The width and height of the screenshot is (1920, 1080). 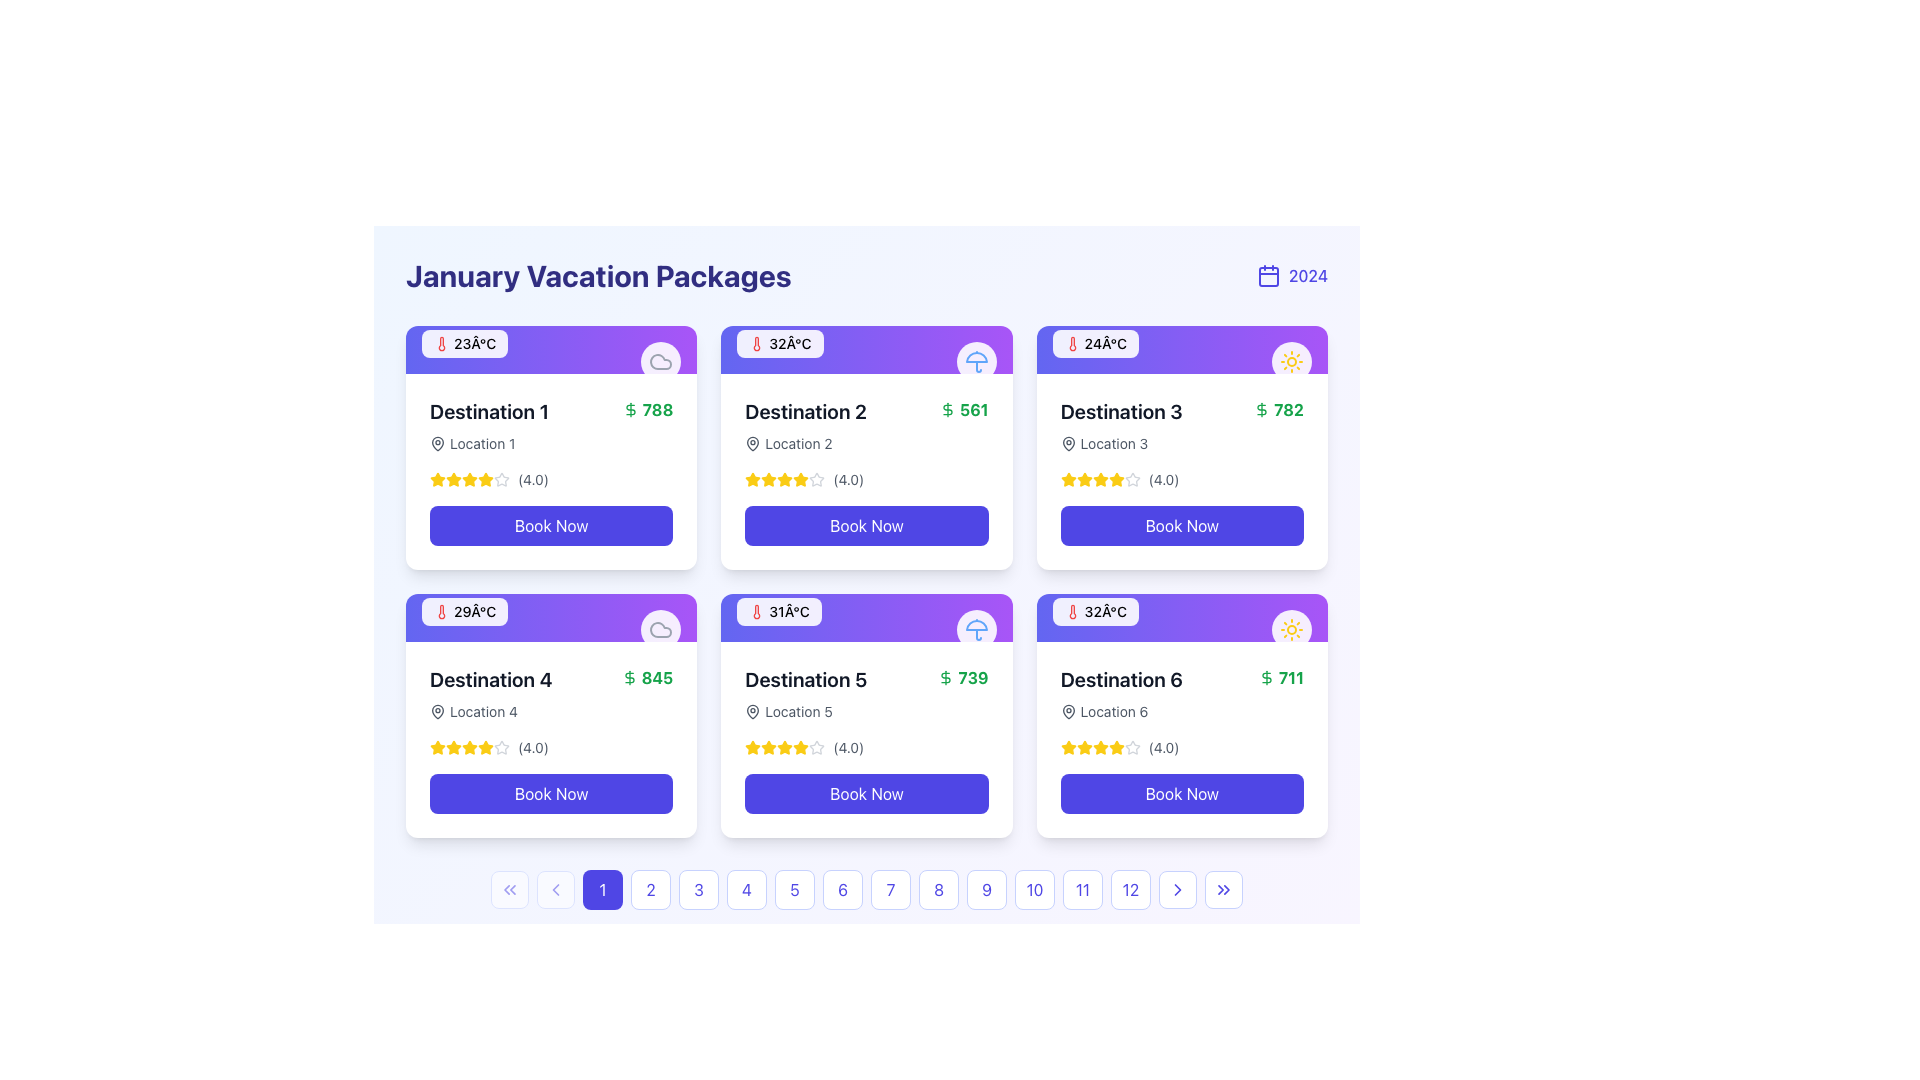 What do you see at coordinates (1132, 748) in the screenshot?
I see `the gray outlined star icon, which is the fifth star in the horizontal sequence beneath the heading 'Destination 6'` at bounding box center [1132, 748].